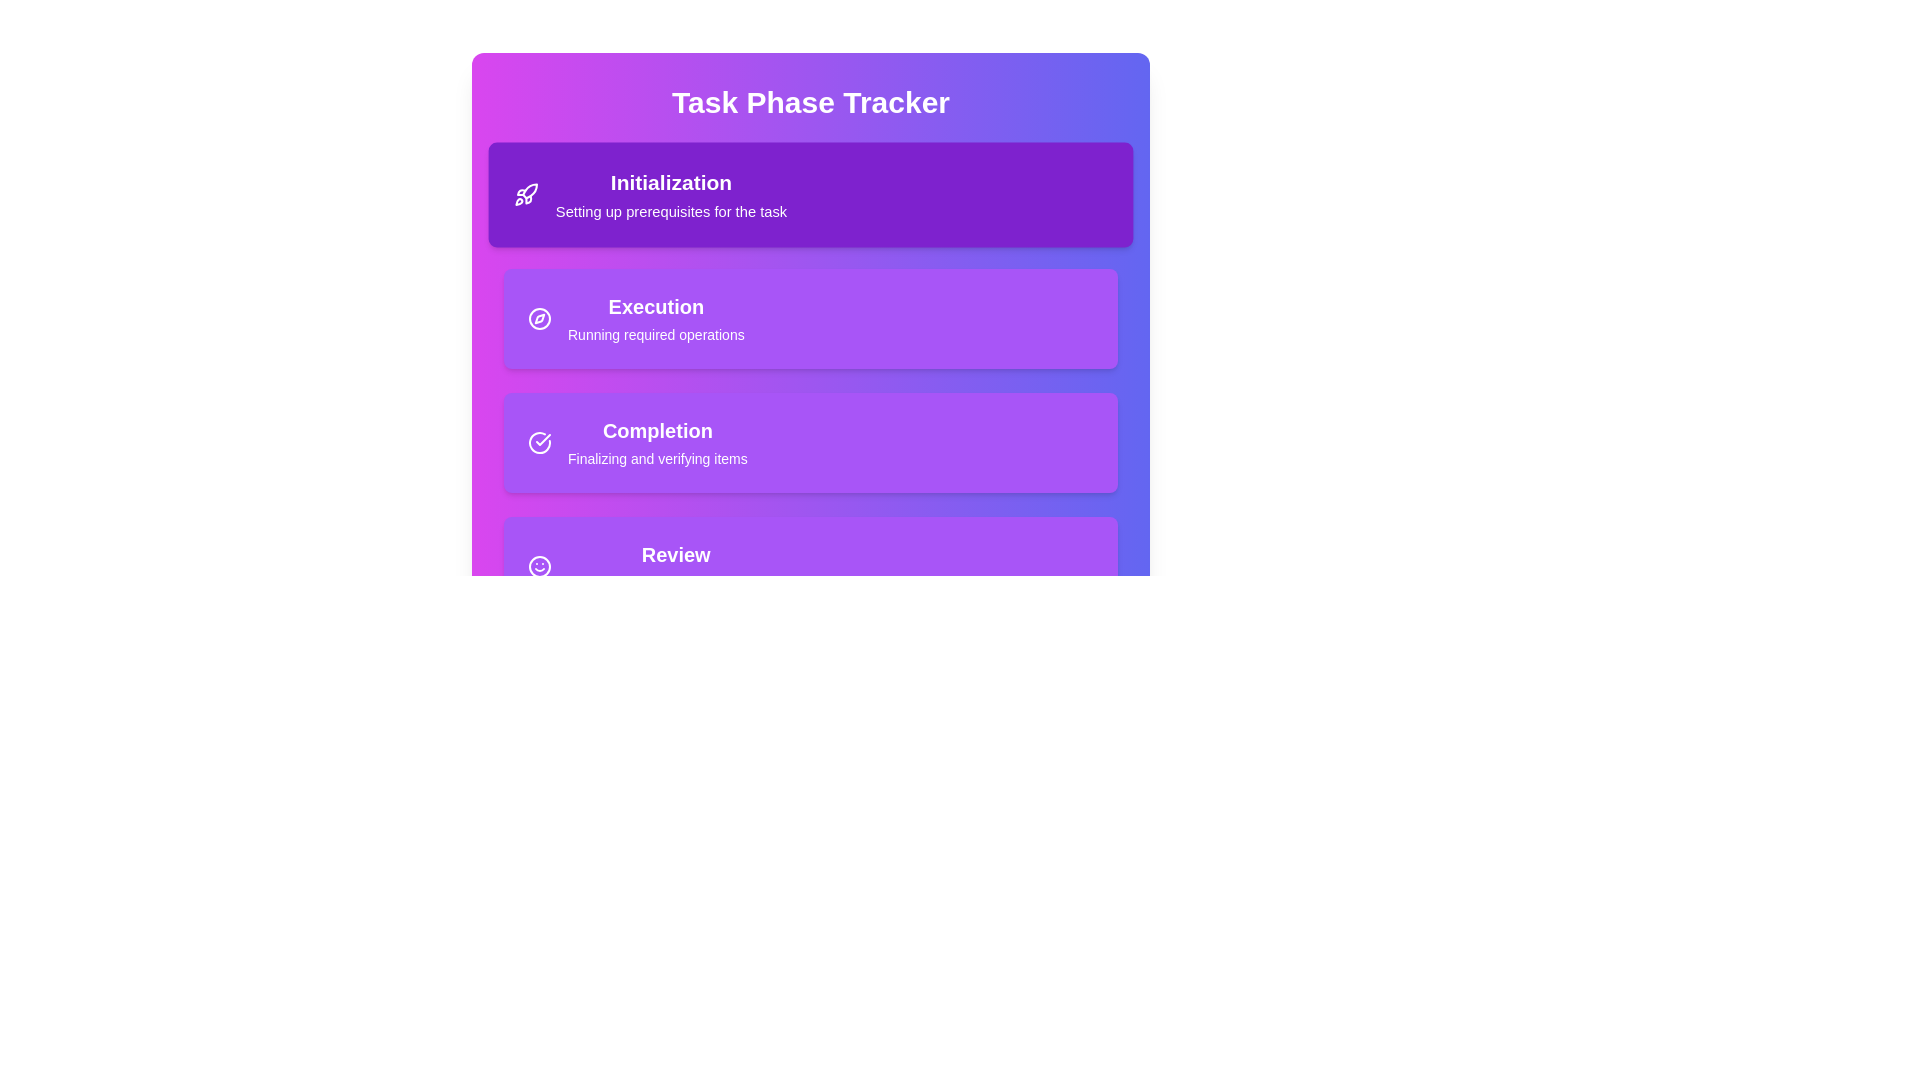  Describe the element at coordinates (656, 318) in the screenshot. I see `the Text Label element that displays 'Execution' in bold and 'Running required operations' in a smaller font, part of a purple card in the task tracker` at that location.